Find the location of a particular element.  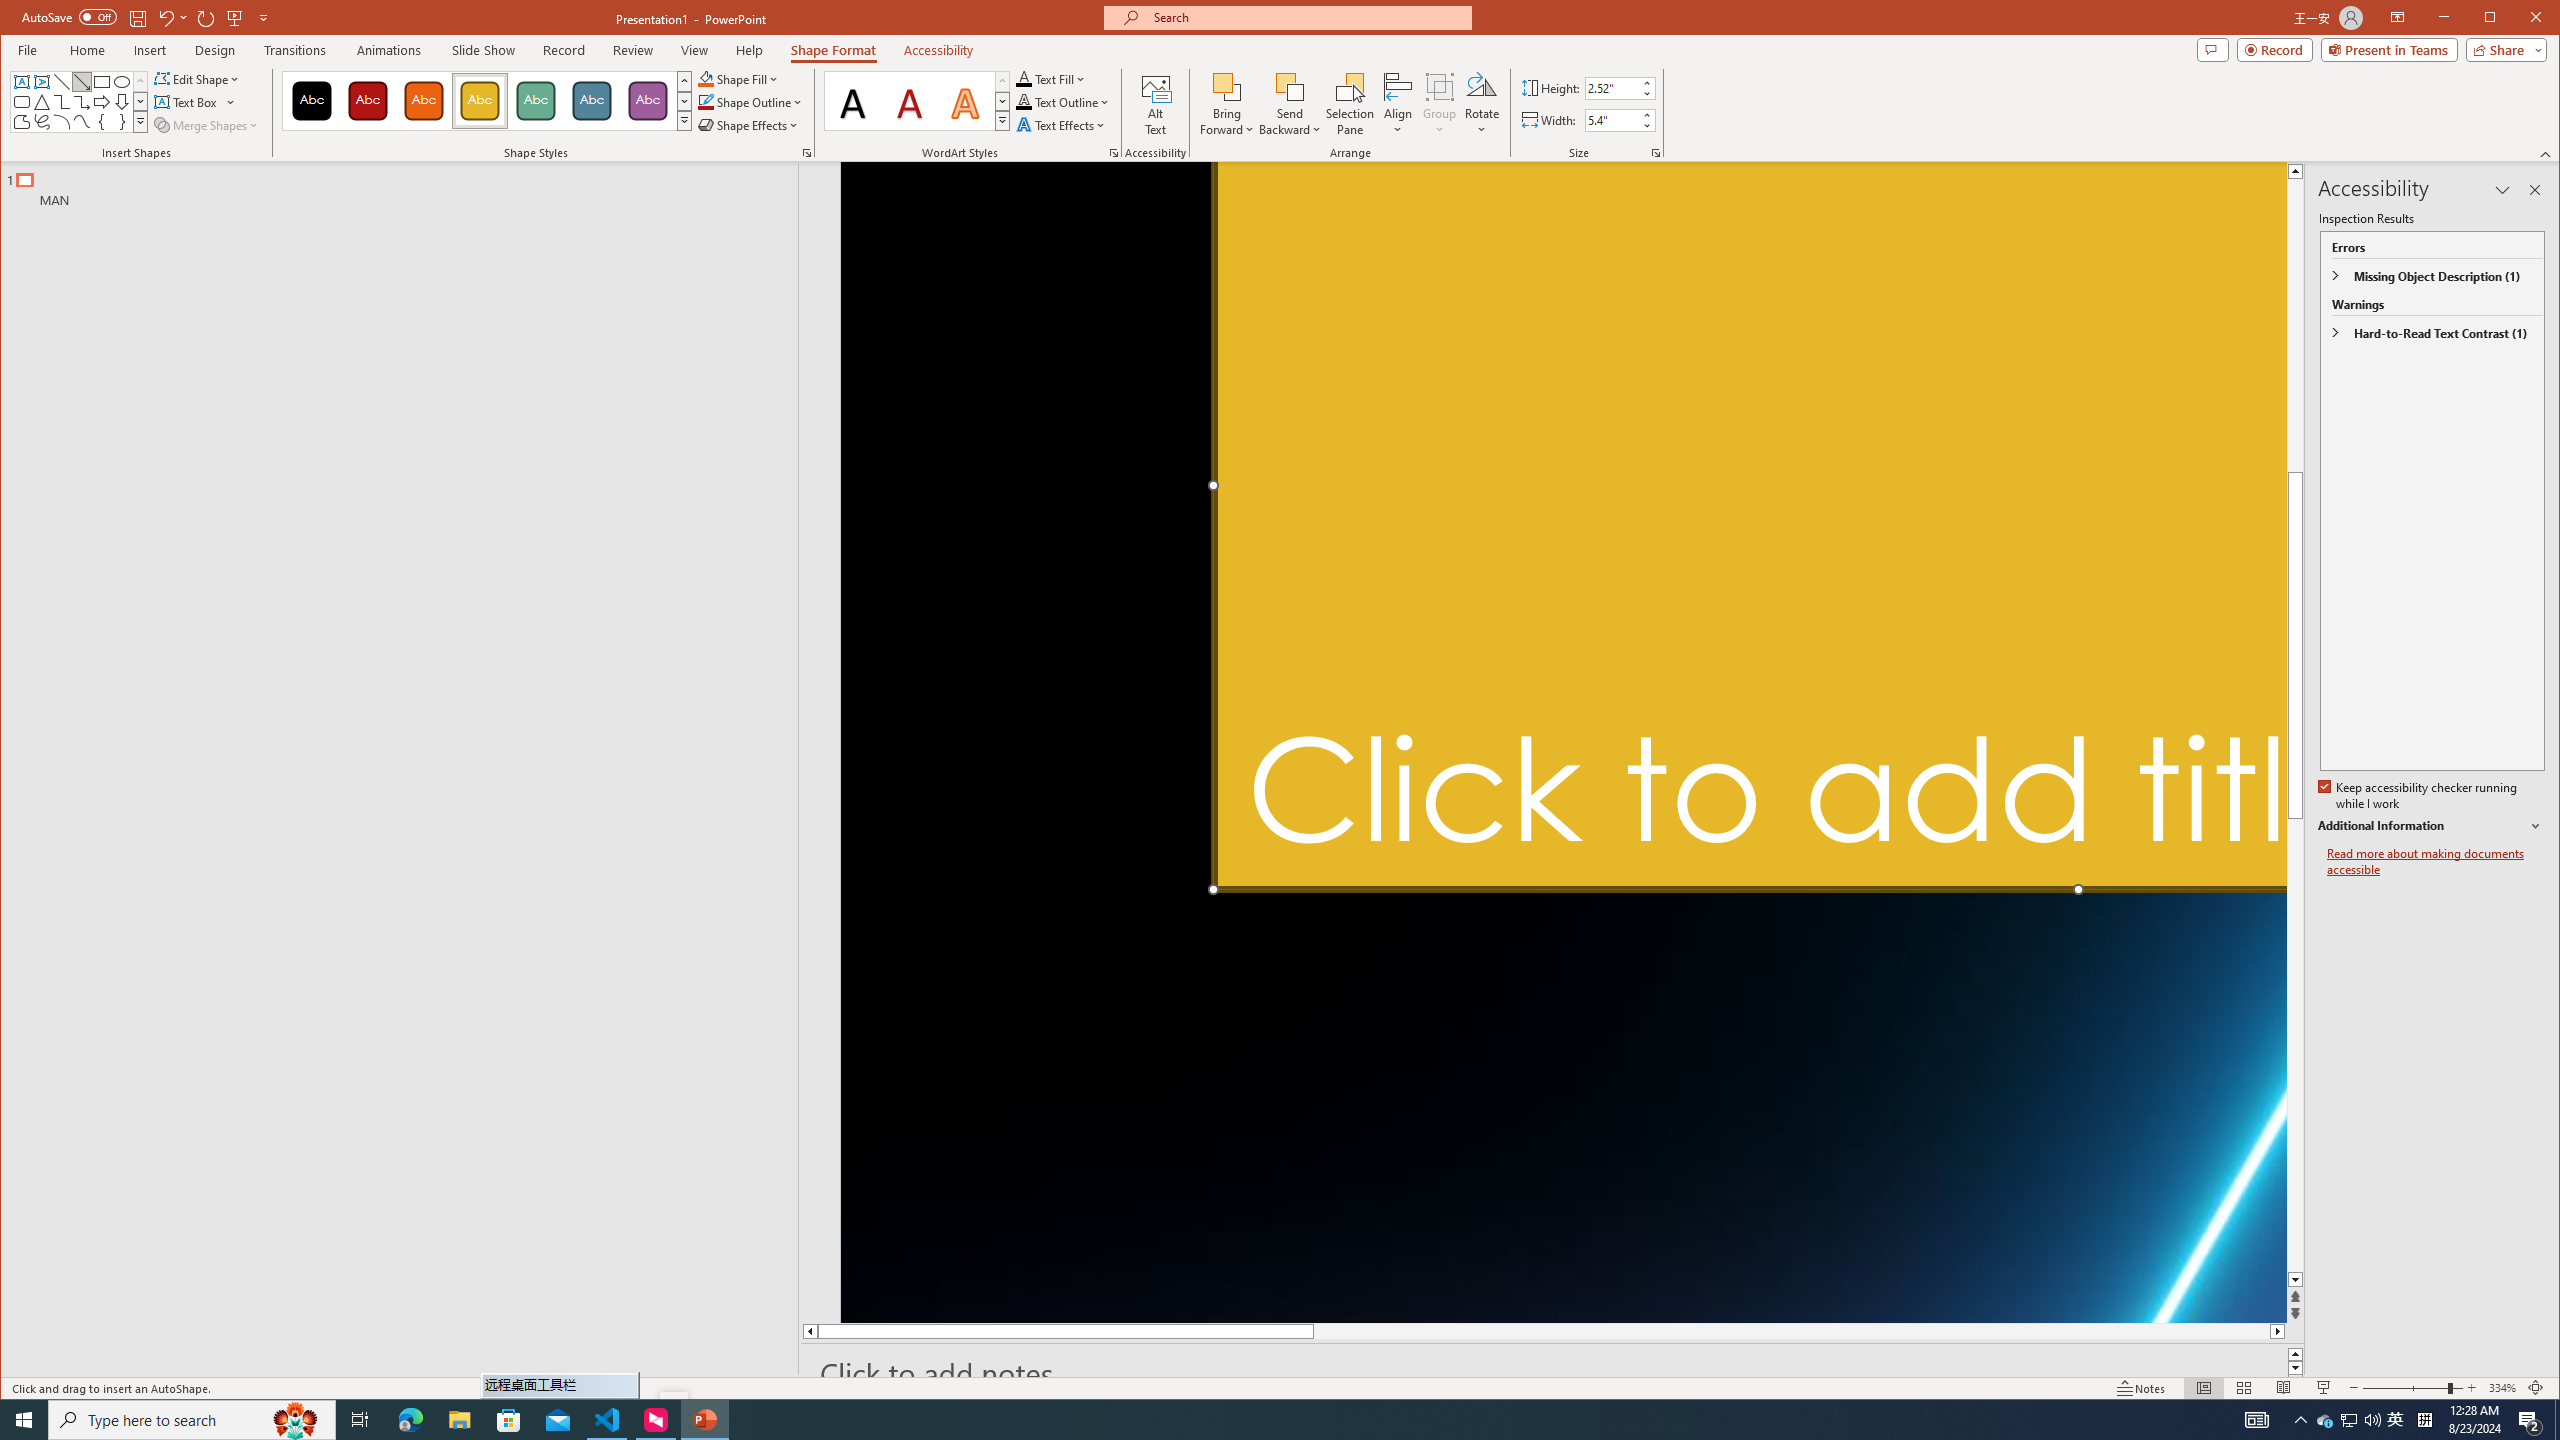

'Keep accessibility checker running while I work' is located at coordinates (2418, 796).